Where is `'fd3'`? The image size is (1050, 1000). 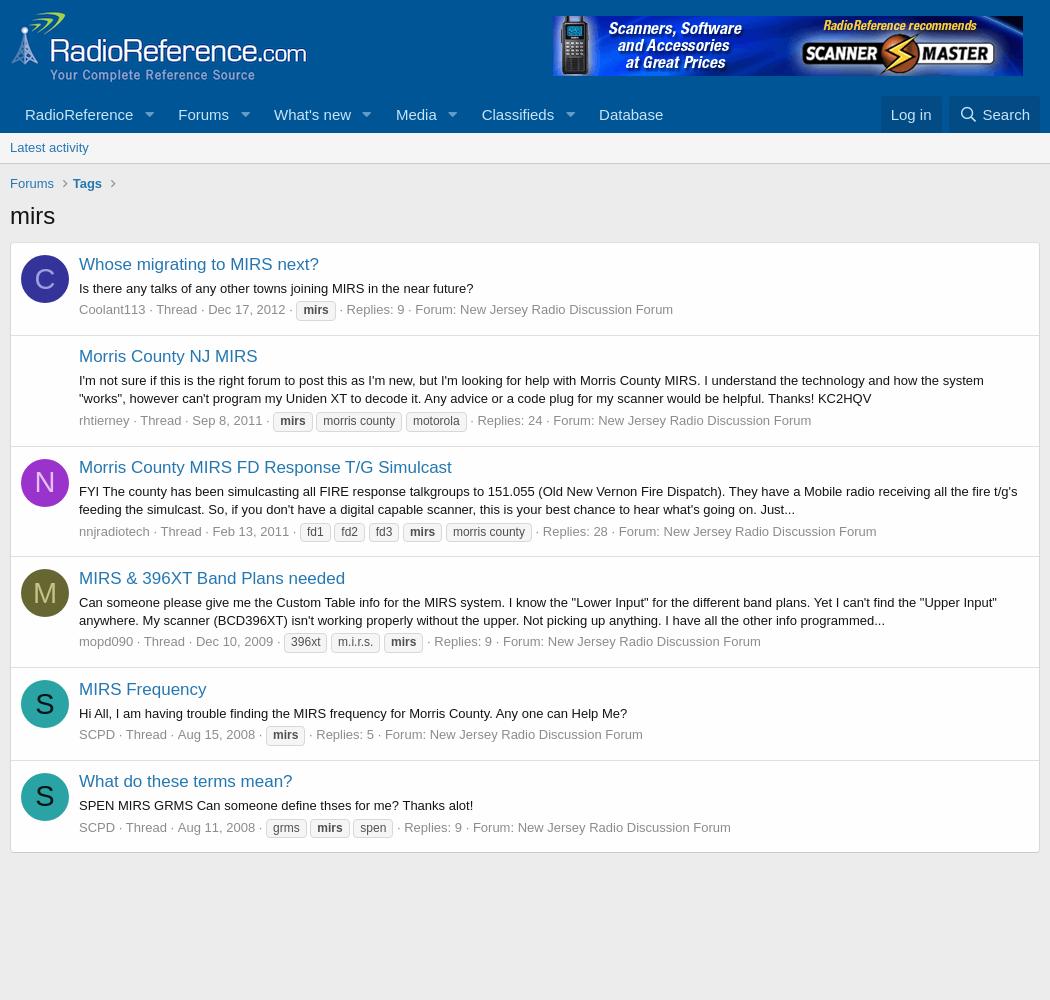 'fd3' is located at coordinates (373, 531).